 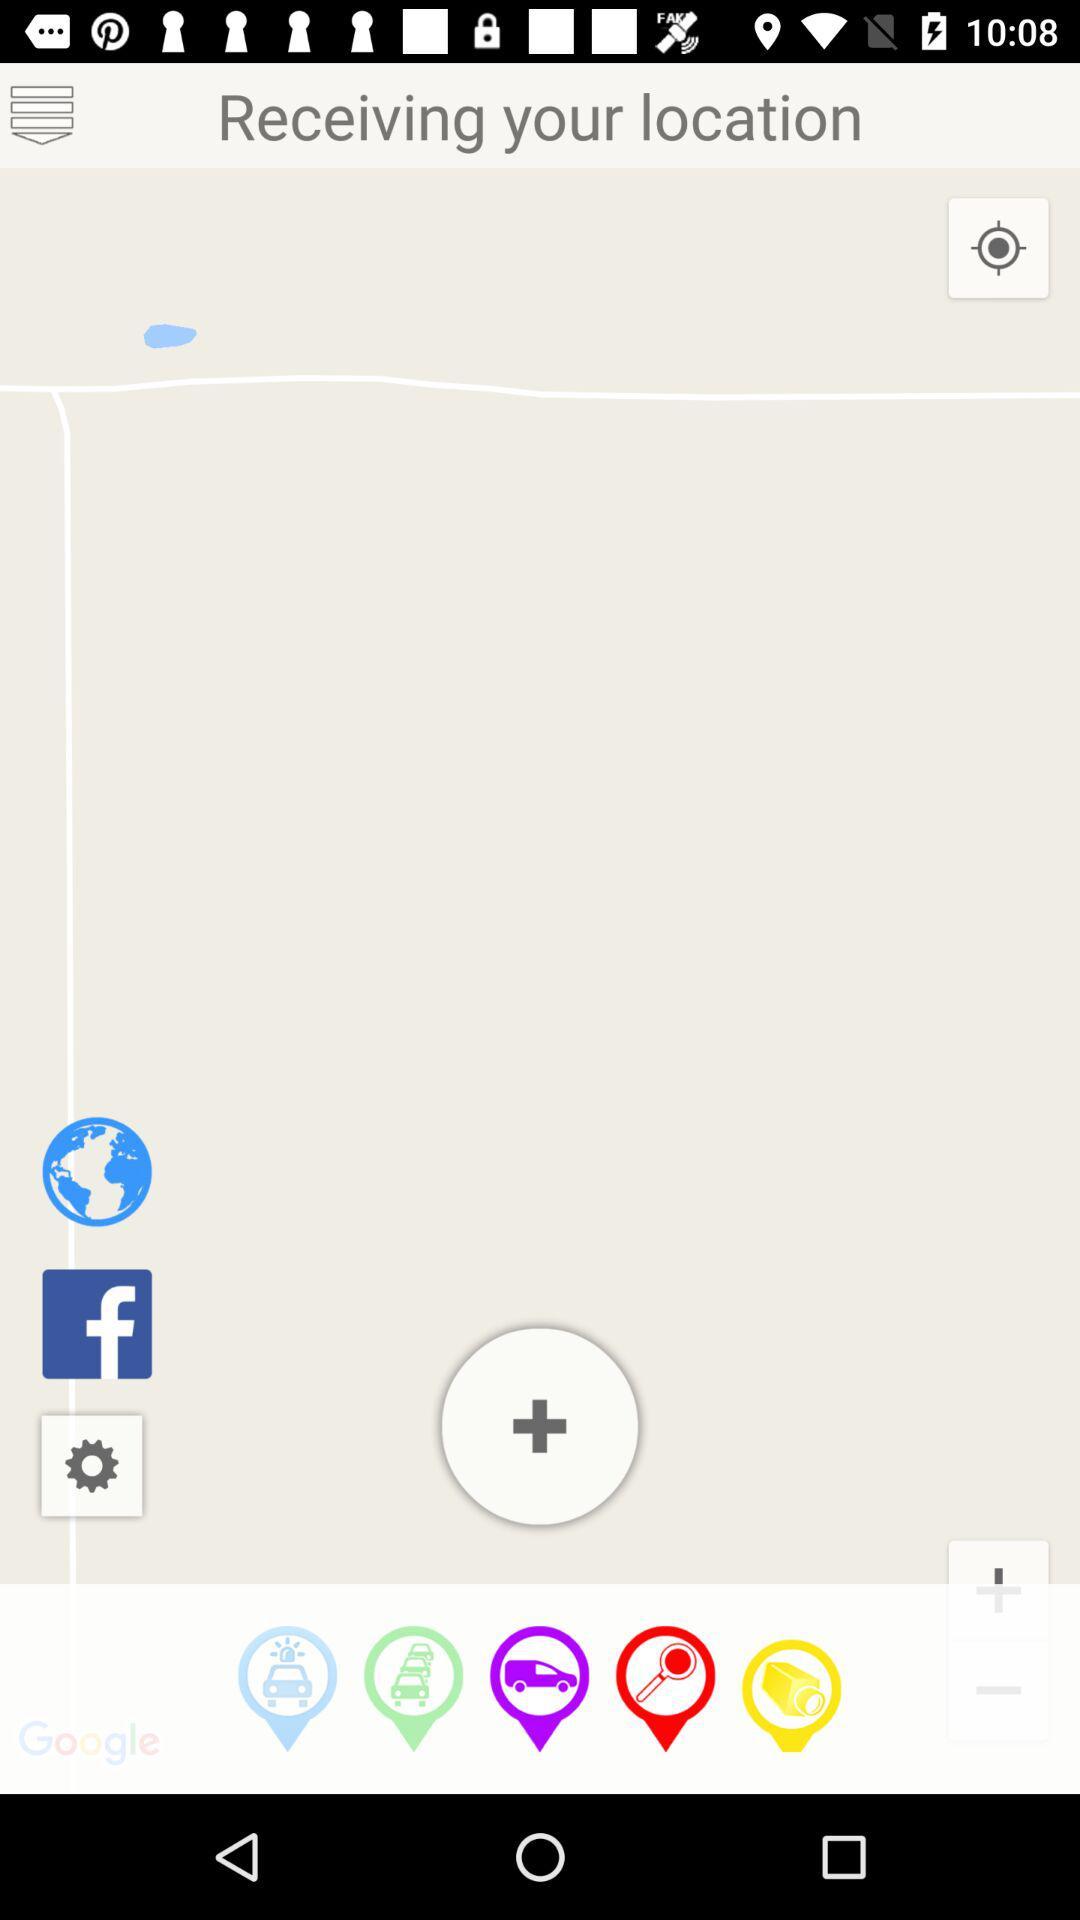 I want to click on the minus icon, so click(x=998, y=1692).